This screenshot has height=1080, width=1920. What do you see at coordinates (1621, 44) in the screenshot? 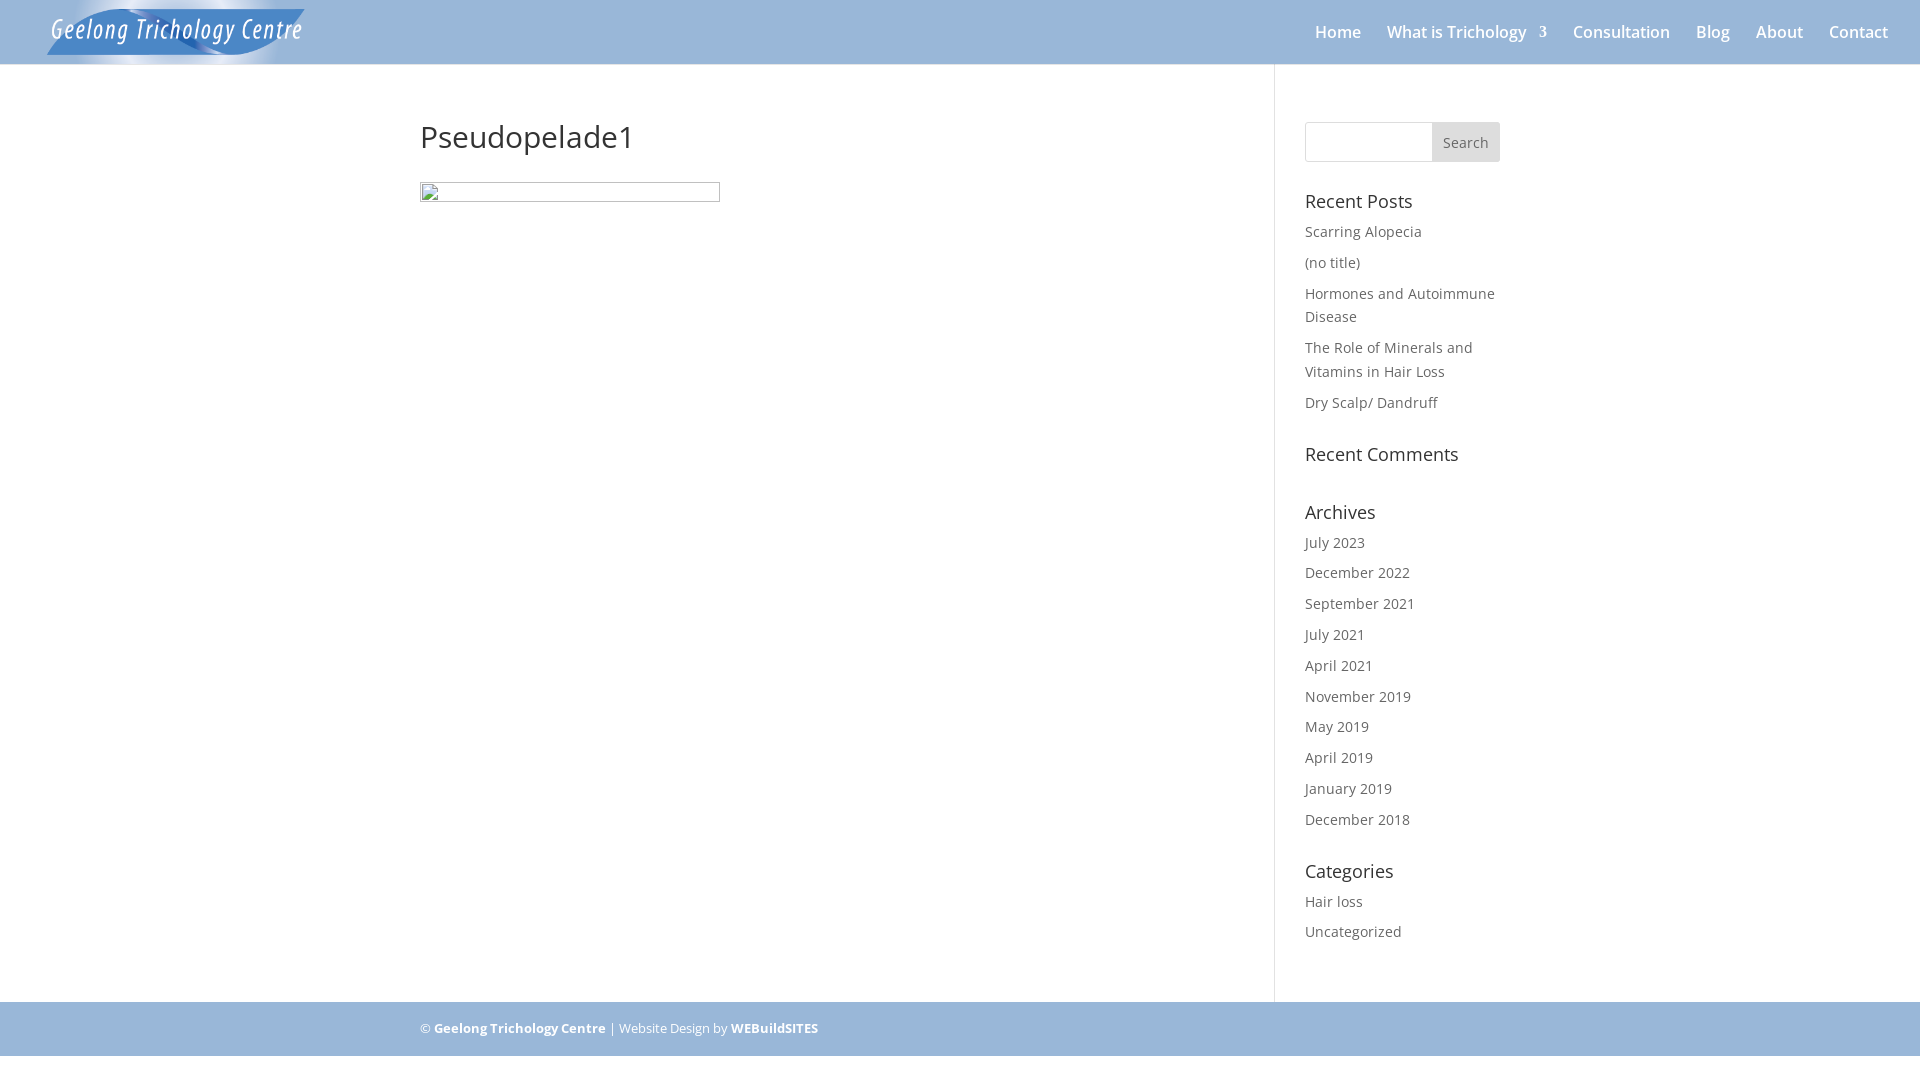
I see `'Consultation'` at bounding box center [1621, 44].